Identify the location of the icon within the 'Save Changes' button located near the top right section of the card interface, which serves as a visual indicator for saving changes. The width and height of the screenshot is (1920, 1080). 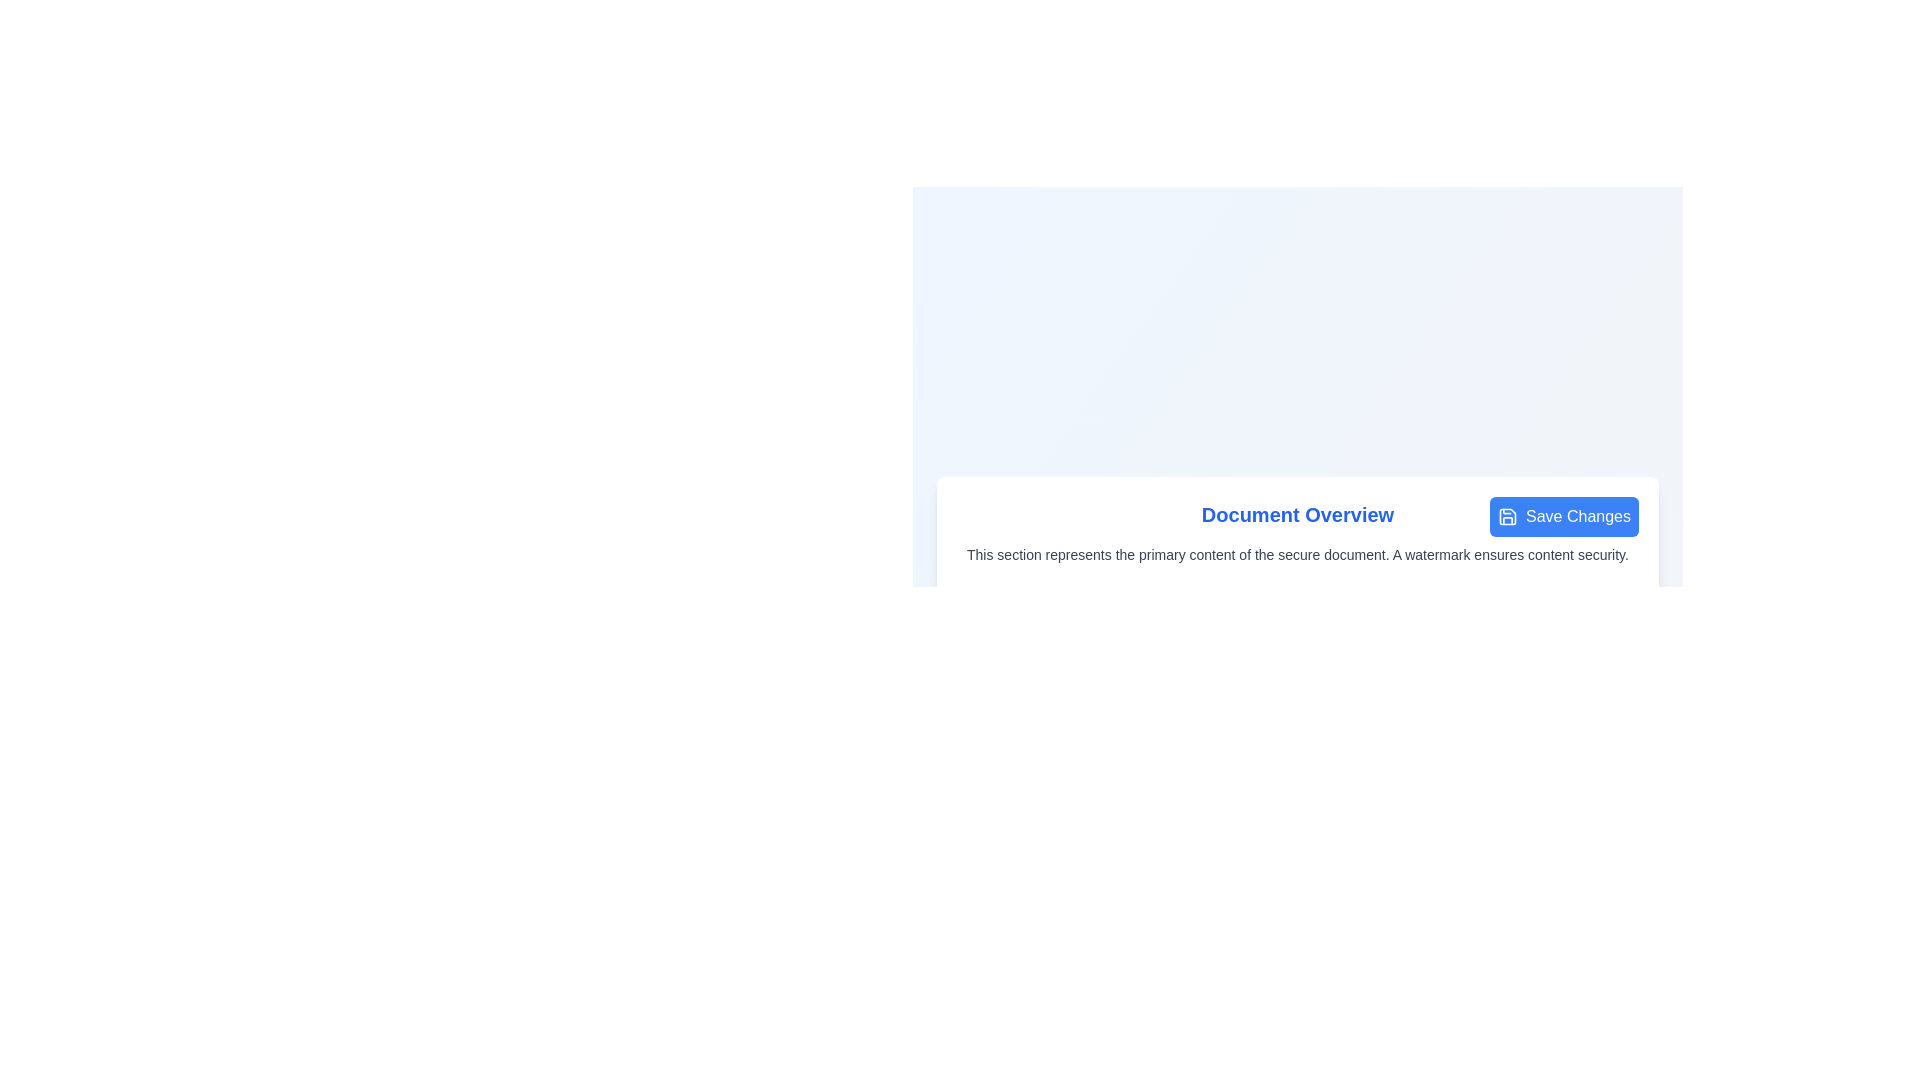
(1507, 515).